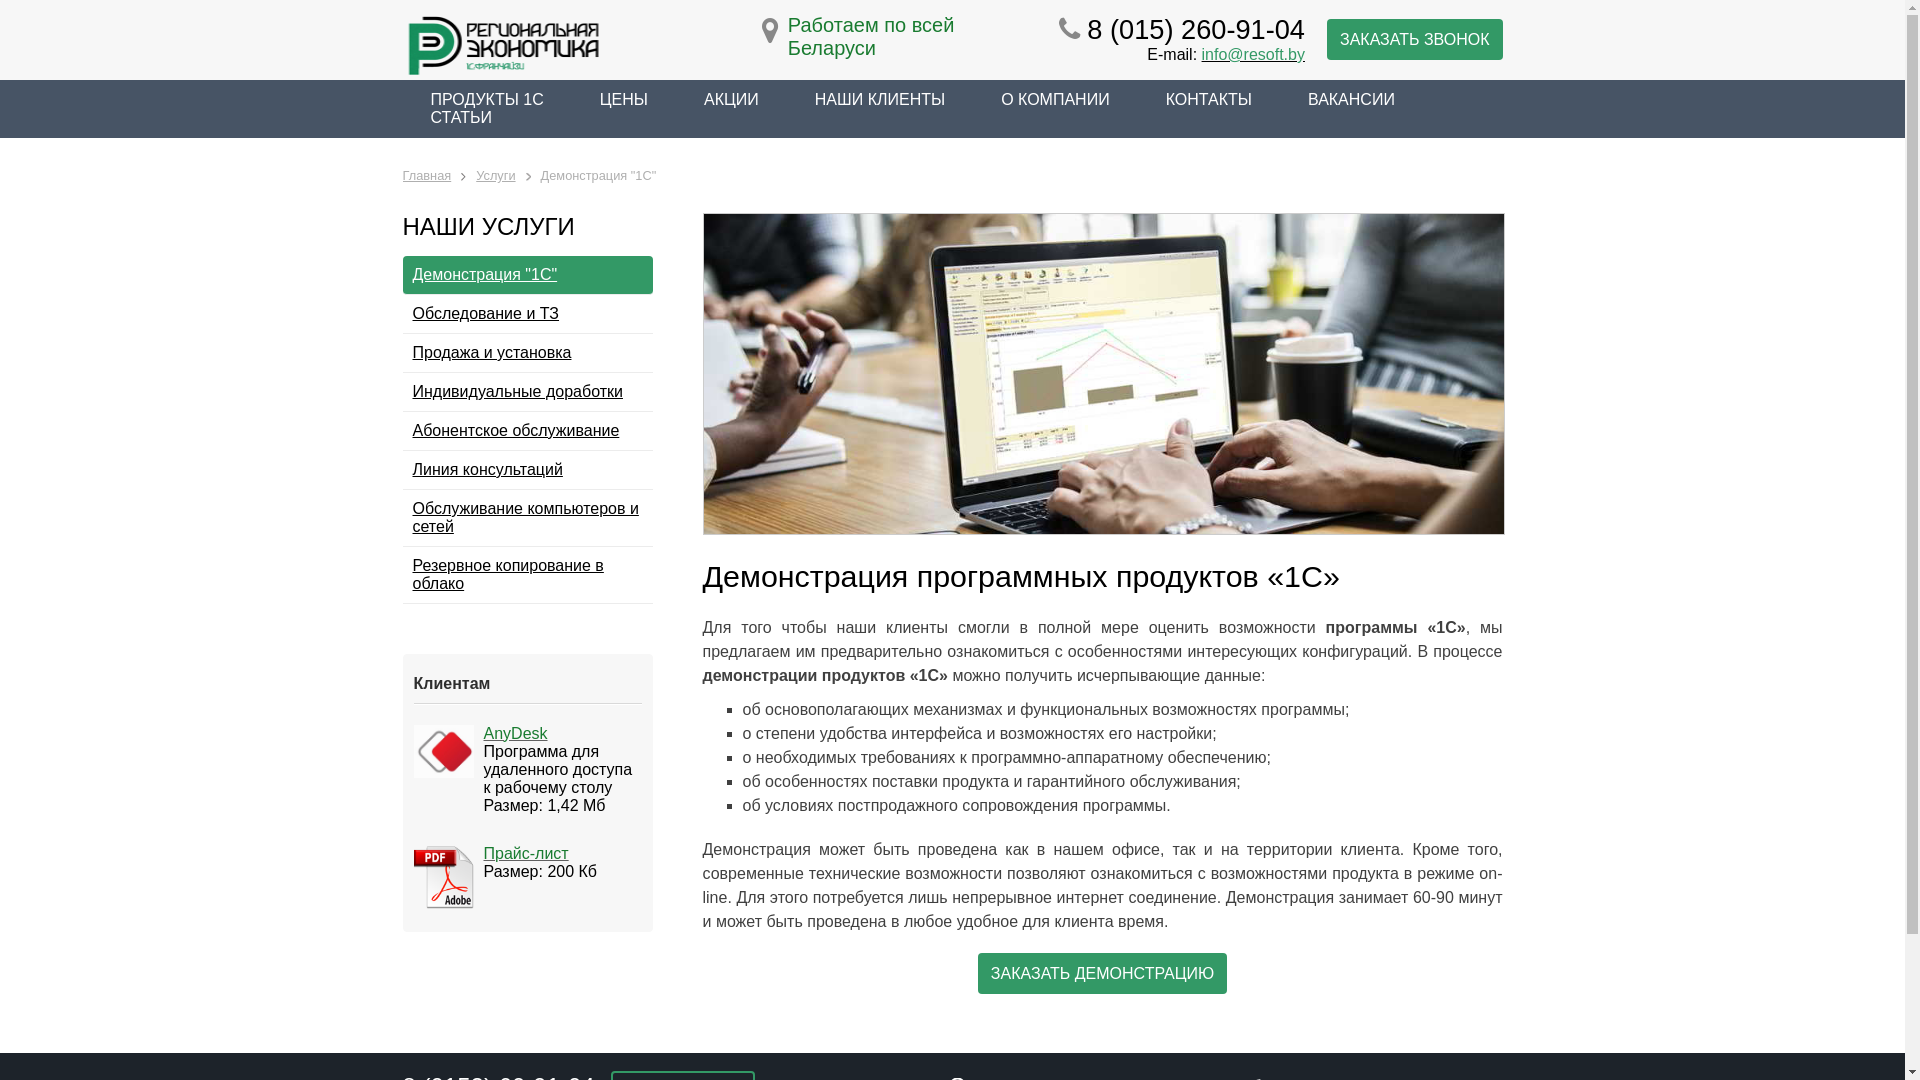 The image size is (1920, 1080). What do you see at coordinates (1252, 53) in the screenshot?
I see `'info@resoft.by'` at bounding box center [1252, 53].